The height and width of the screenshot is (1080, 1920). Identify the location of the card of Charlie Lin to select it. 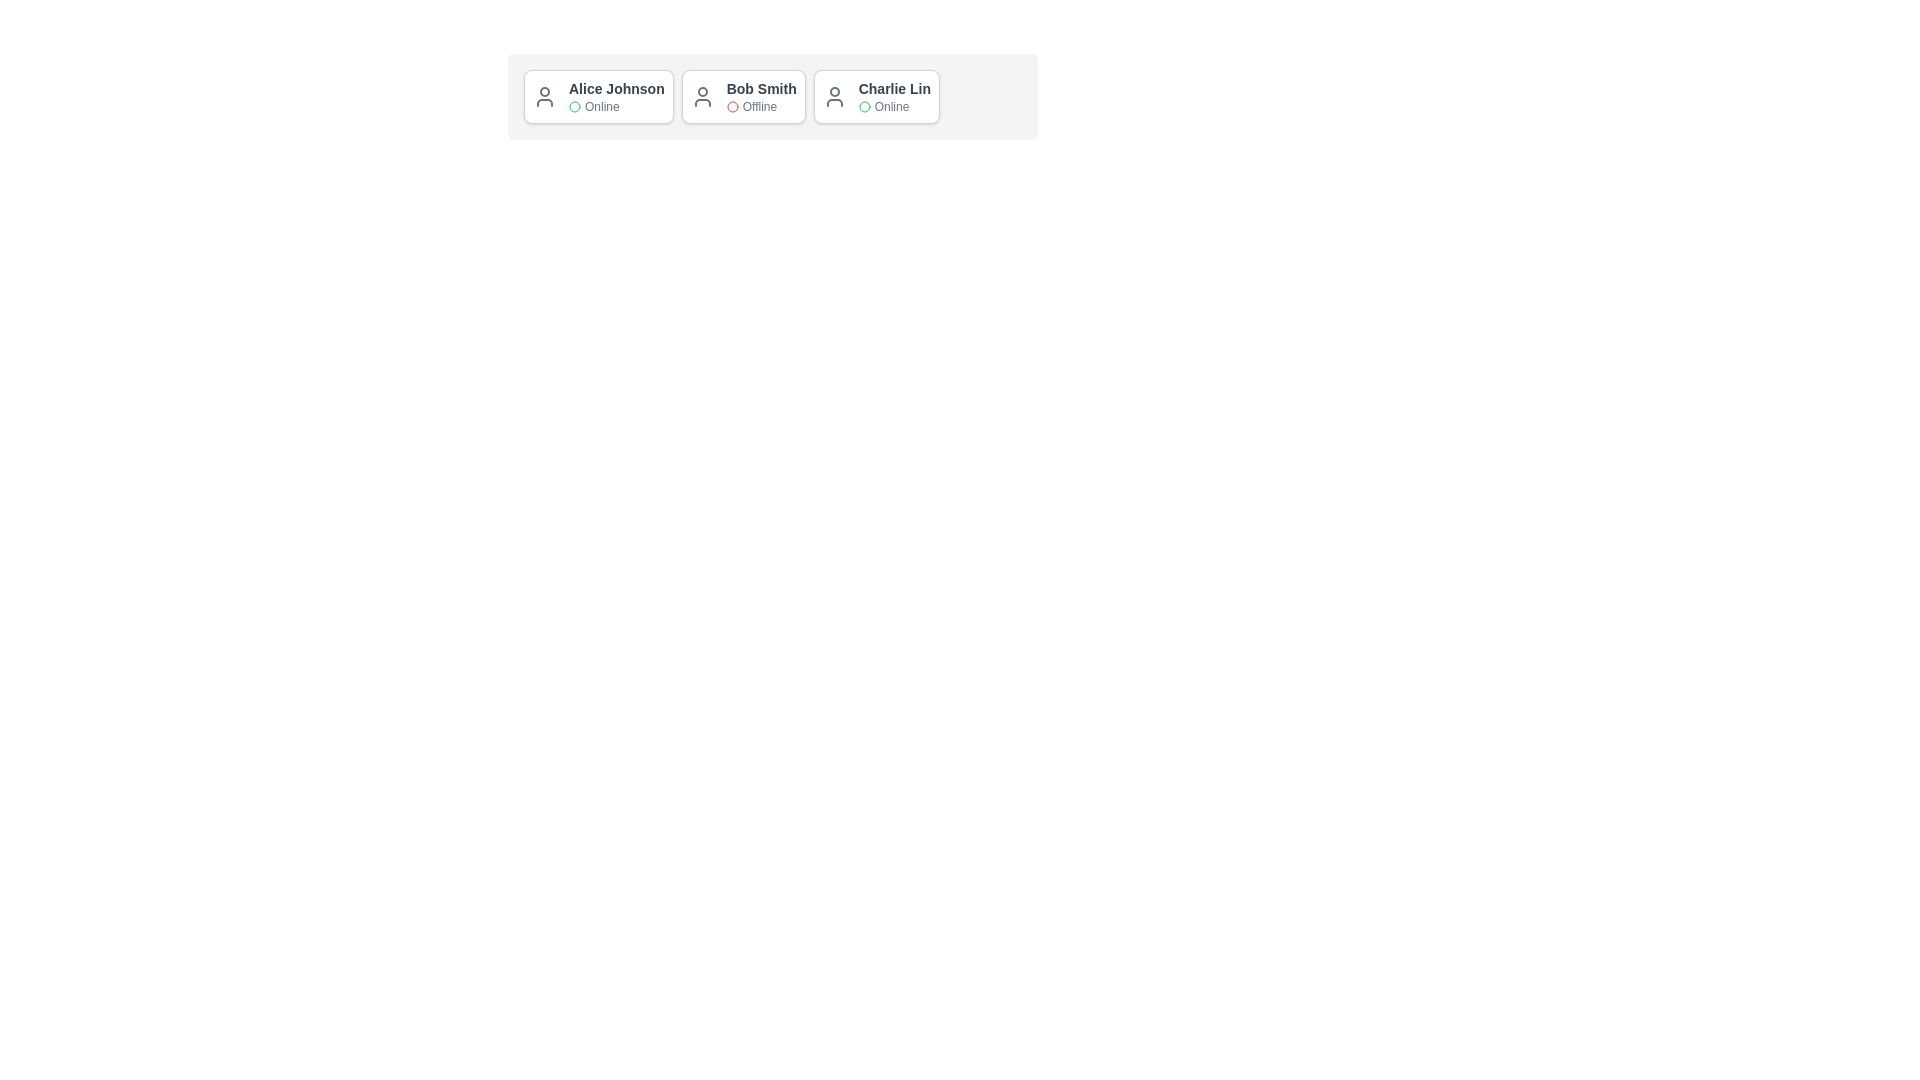
(875, 96).